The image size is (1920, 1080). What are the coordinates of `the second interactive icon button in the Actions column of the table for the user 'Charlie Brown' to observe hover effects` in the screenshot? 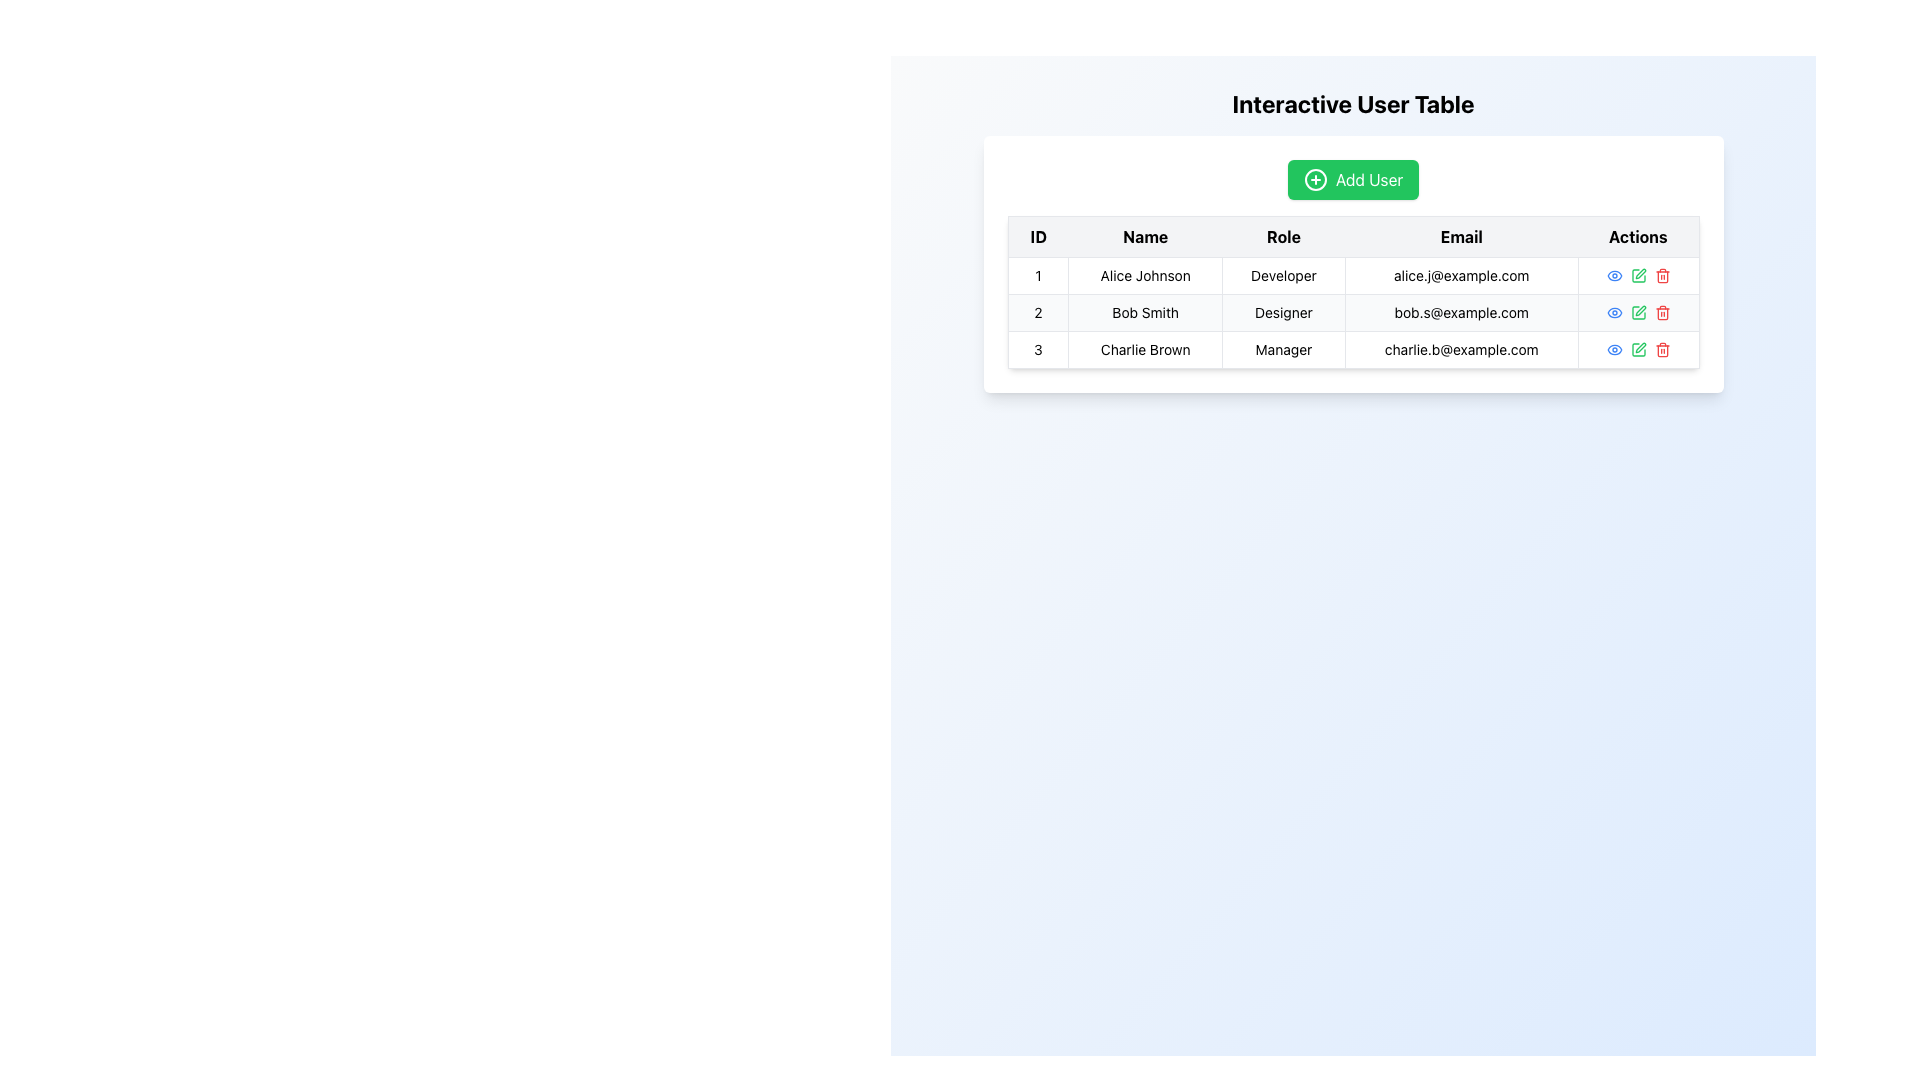 It's located at (1638, 349).